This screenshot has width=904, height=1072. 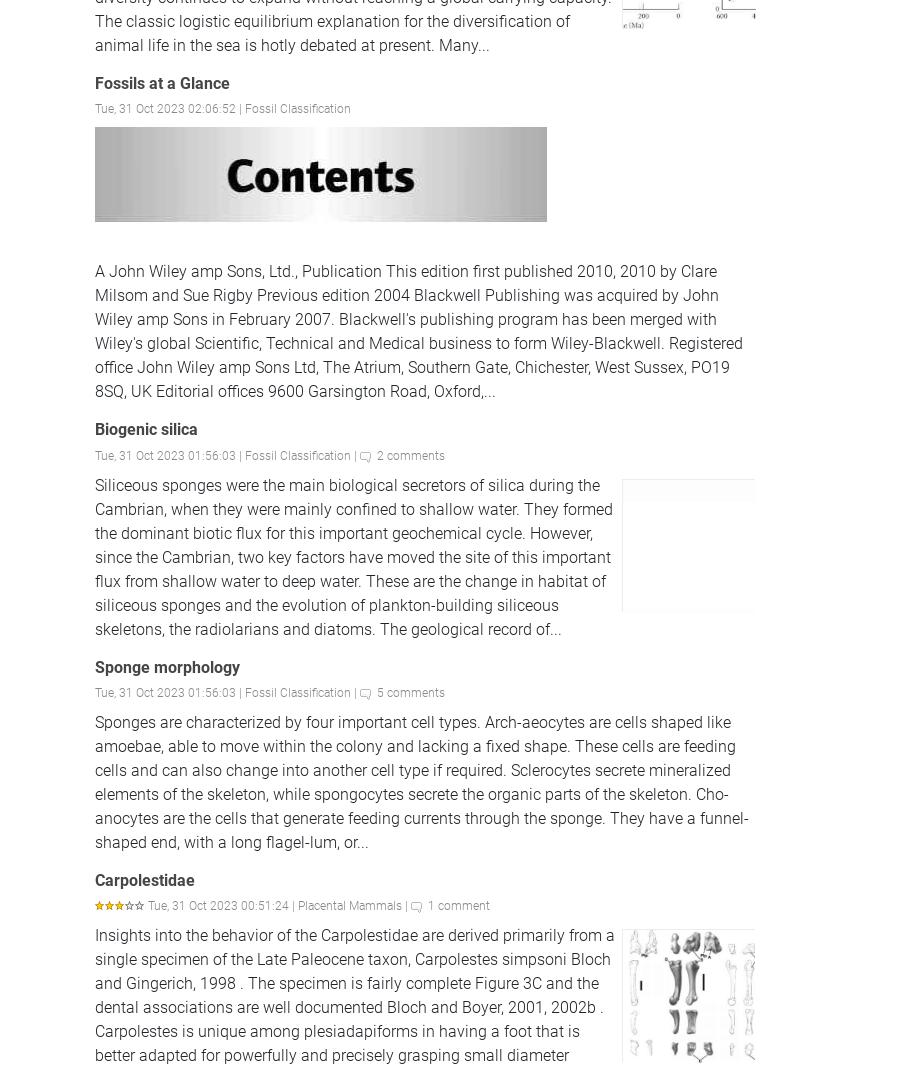 I want to click on 'Placental Mammals', so click(x=349, y=904).